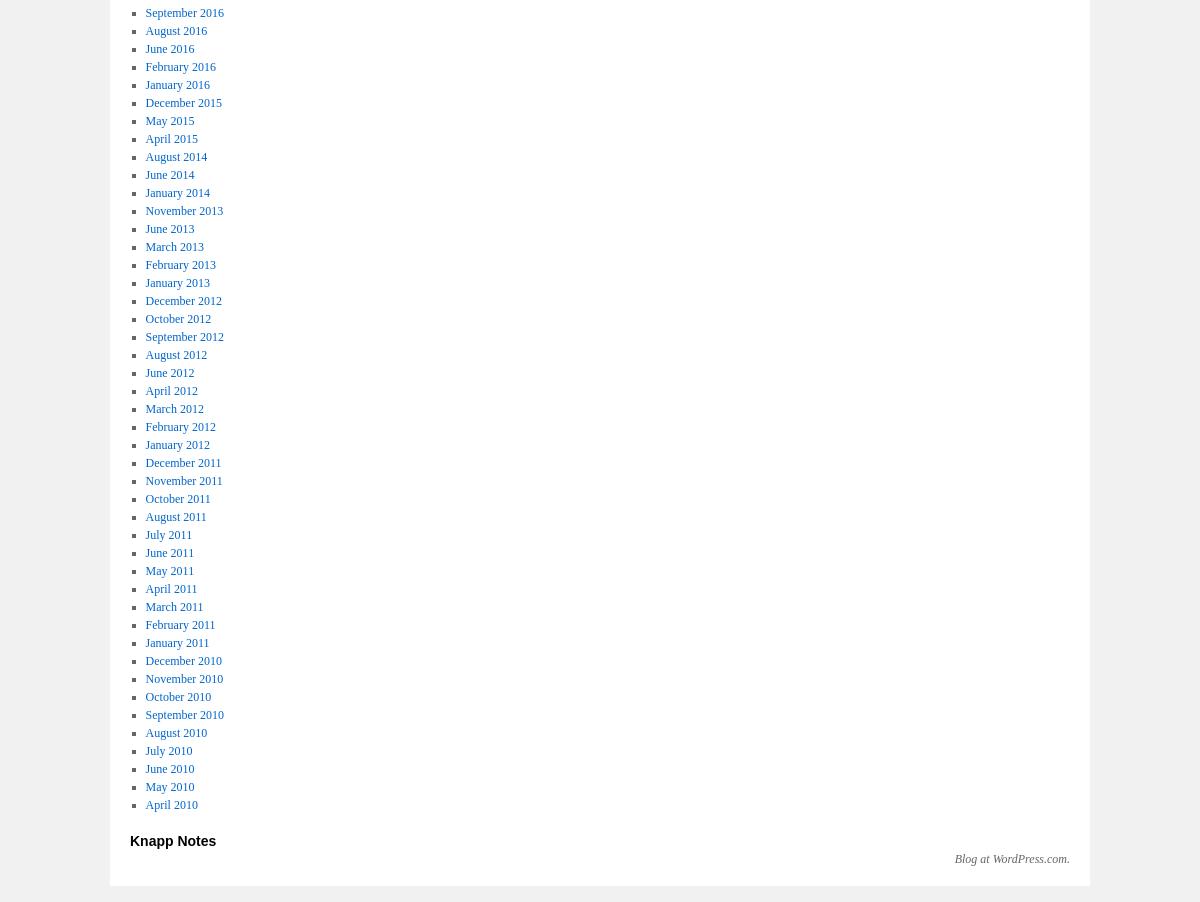 The image size is (1200, 902). What do you see at coordinates (182, 715) in the screenshot?
I see `'September 2010'` at bounding box center [182, 715].